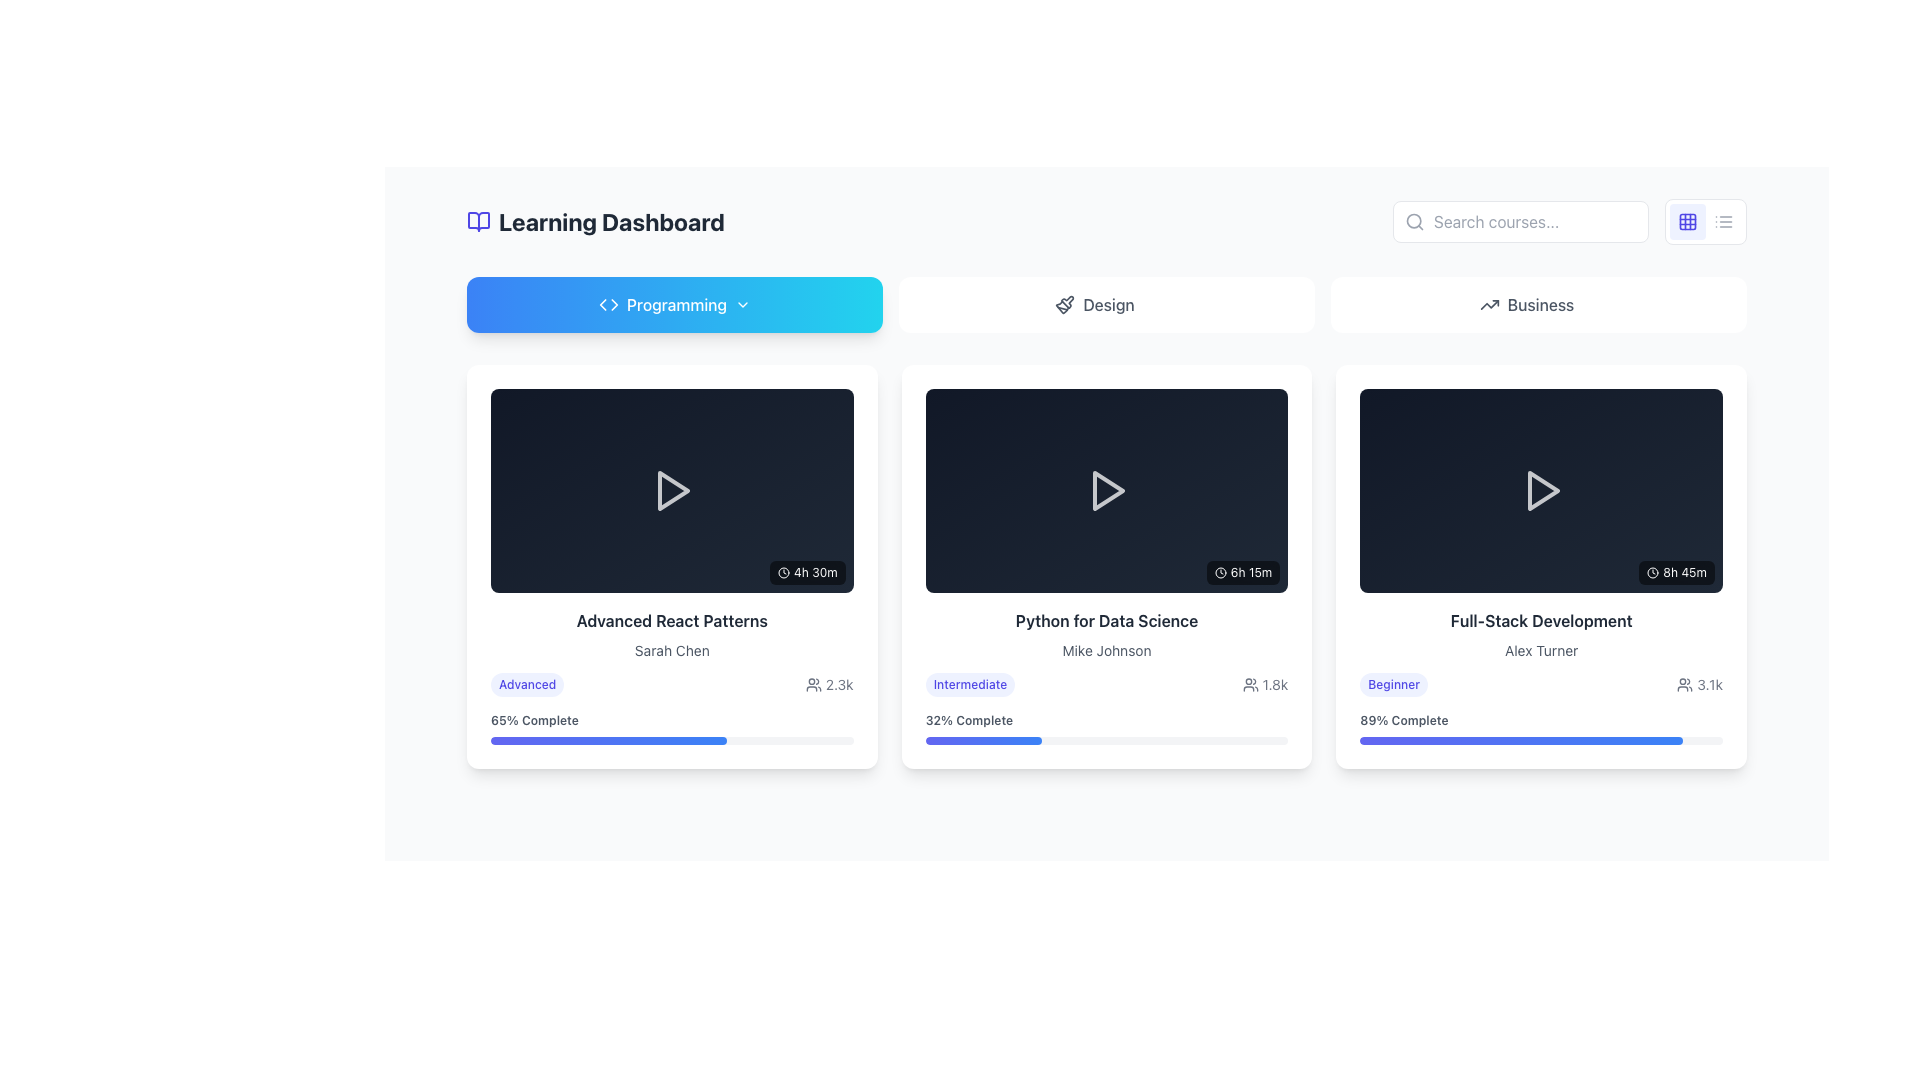 The image size is (1920, 1080). I want to click on the SVG clock icon located above and to the left of the text '8h 45m' within the 'Full-Stack Development' card in the 'Business' section, so click(1653, 572).